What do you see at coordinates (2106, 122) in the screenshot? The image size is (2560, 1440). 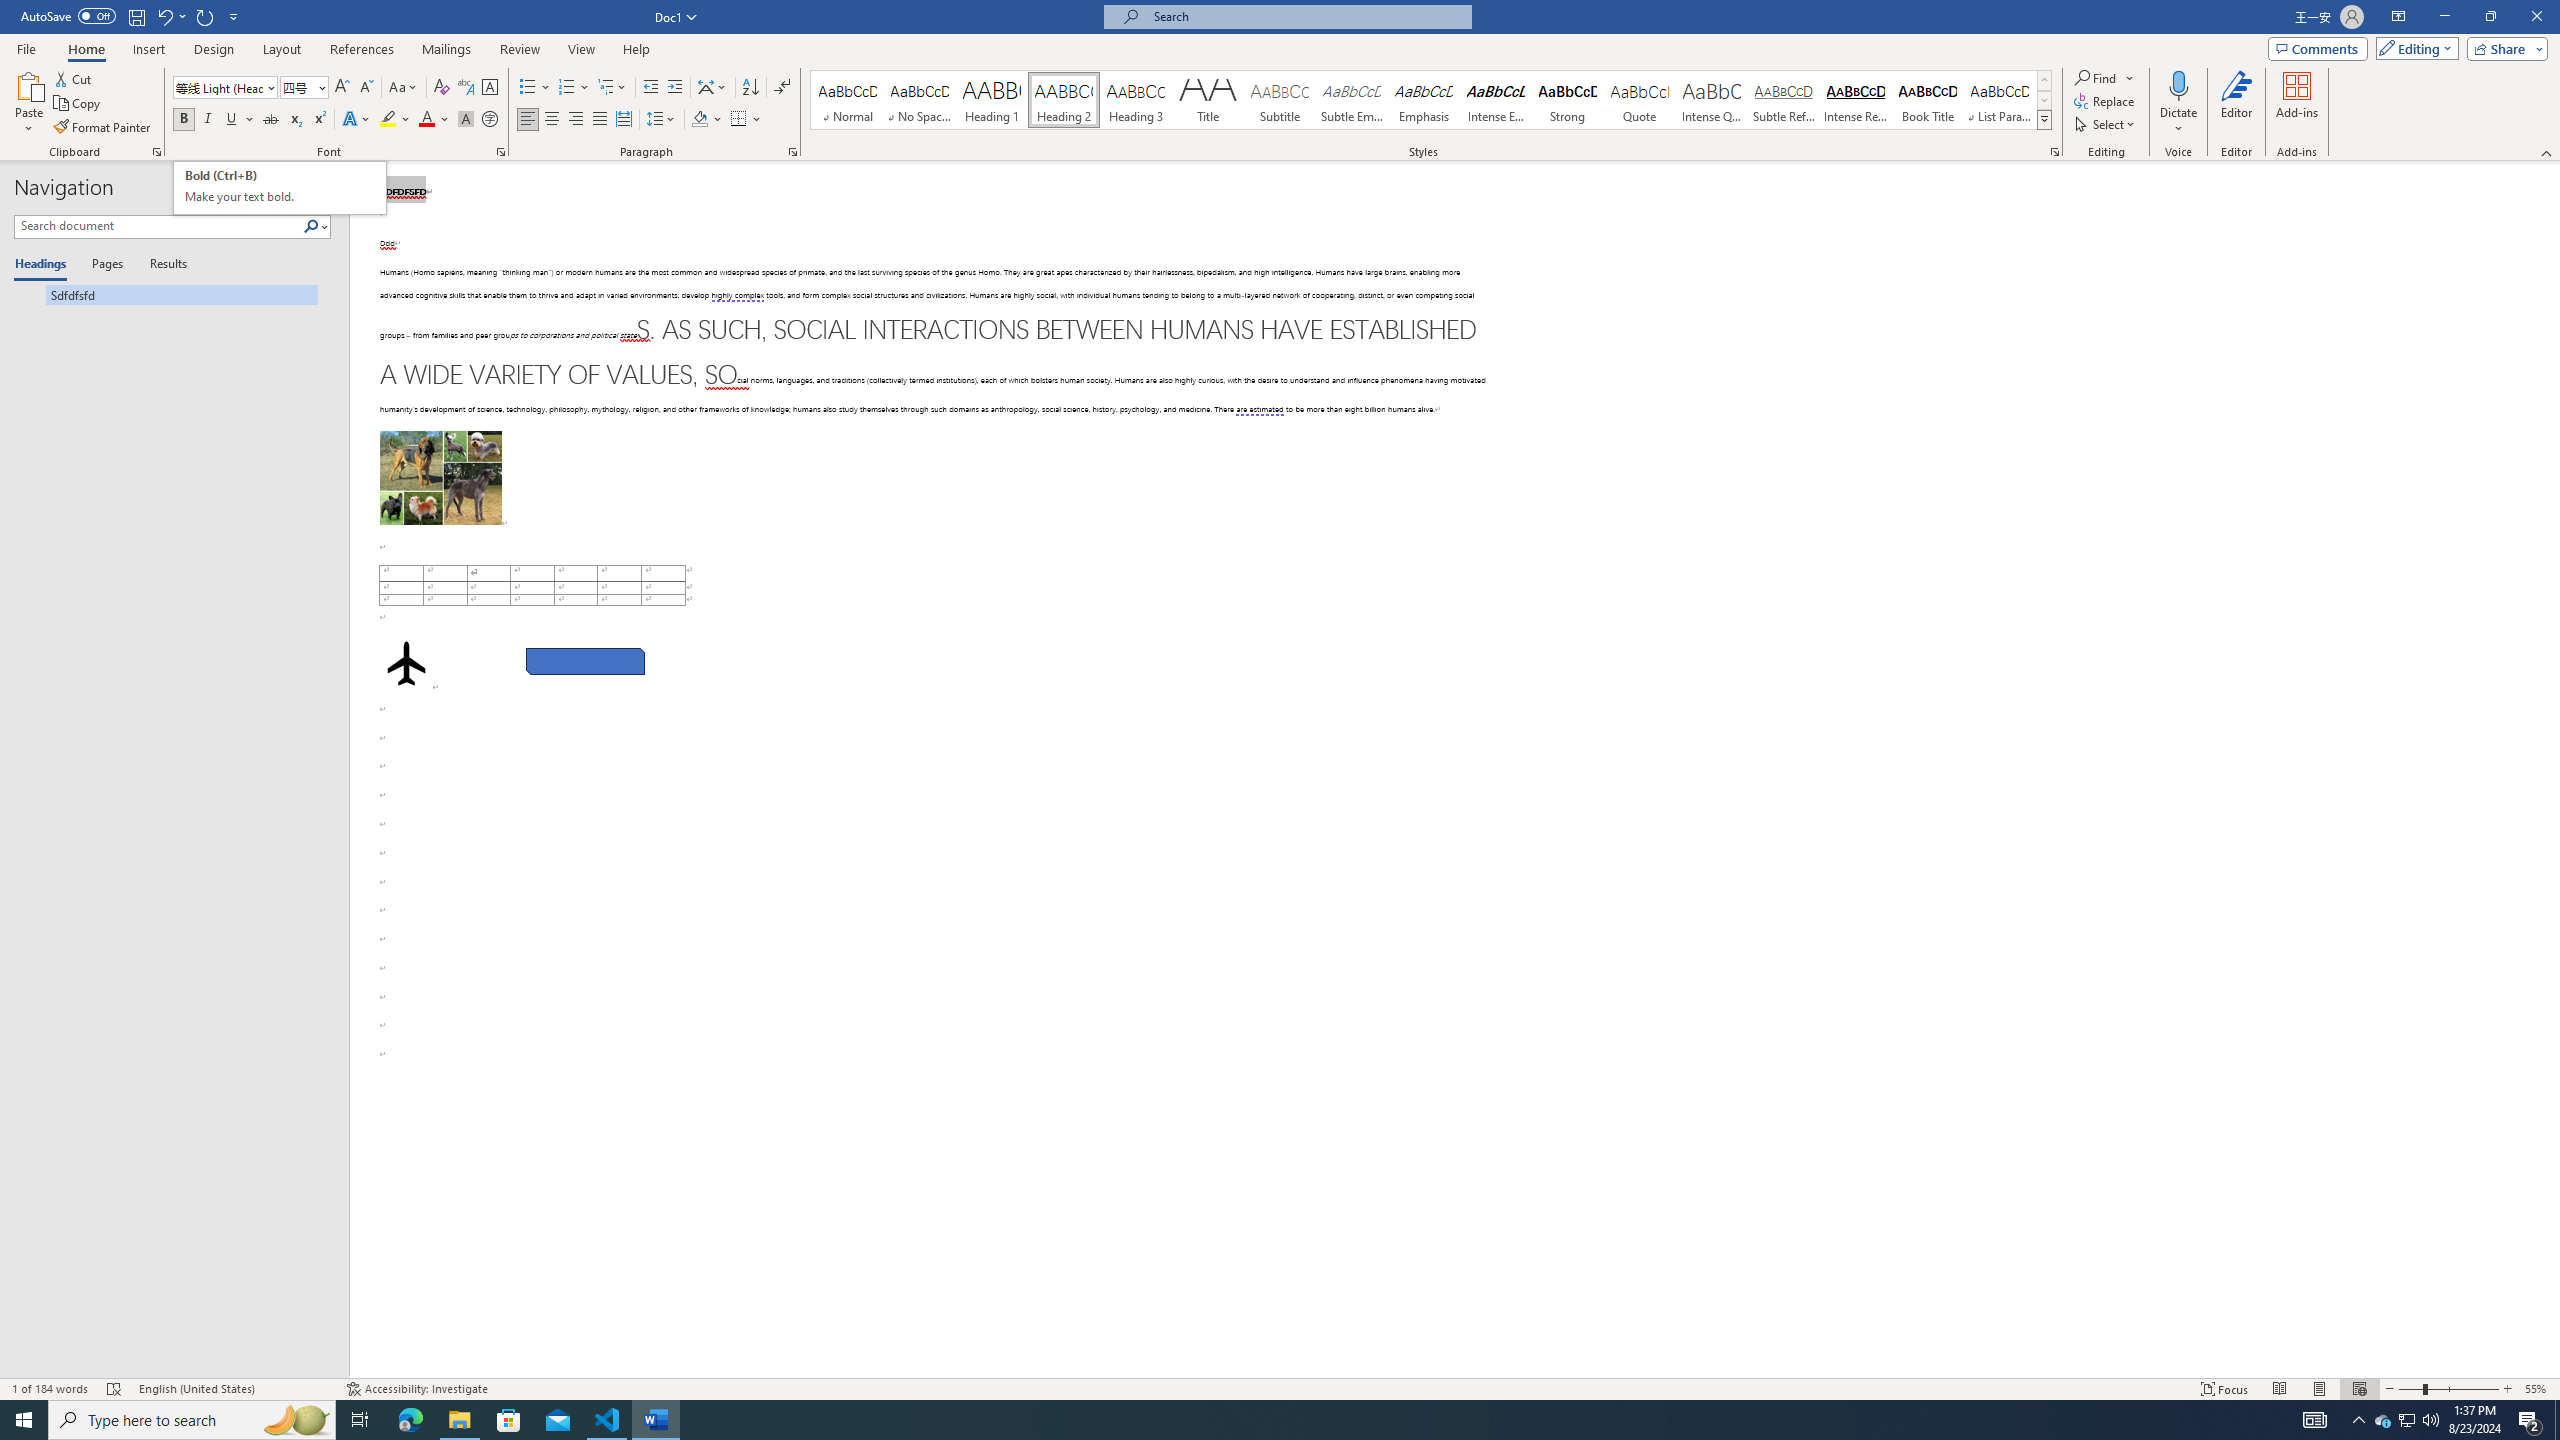 I see `'Select'` at bounding box center [2106, 122].